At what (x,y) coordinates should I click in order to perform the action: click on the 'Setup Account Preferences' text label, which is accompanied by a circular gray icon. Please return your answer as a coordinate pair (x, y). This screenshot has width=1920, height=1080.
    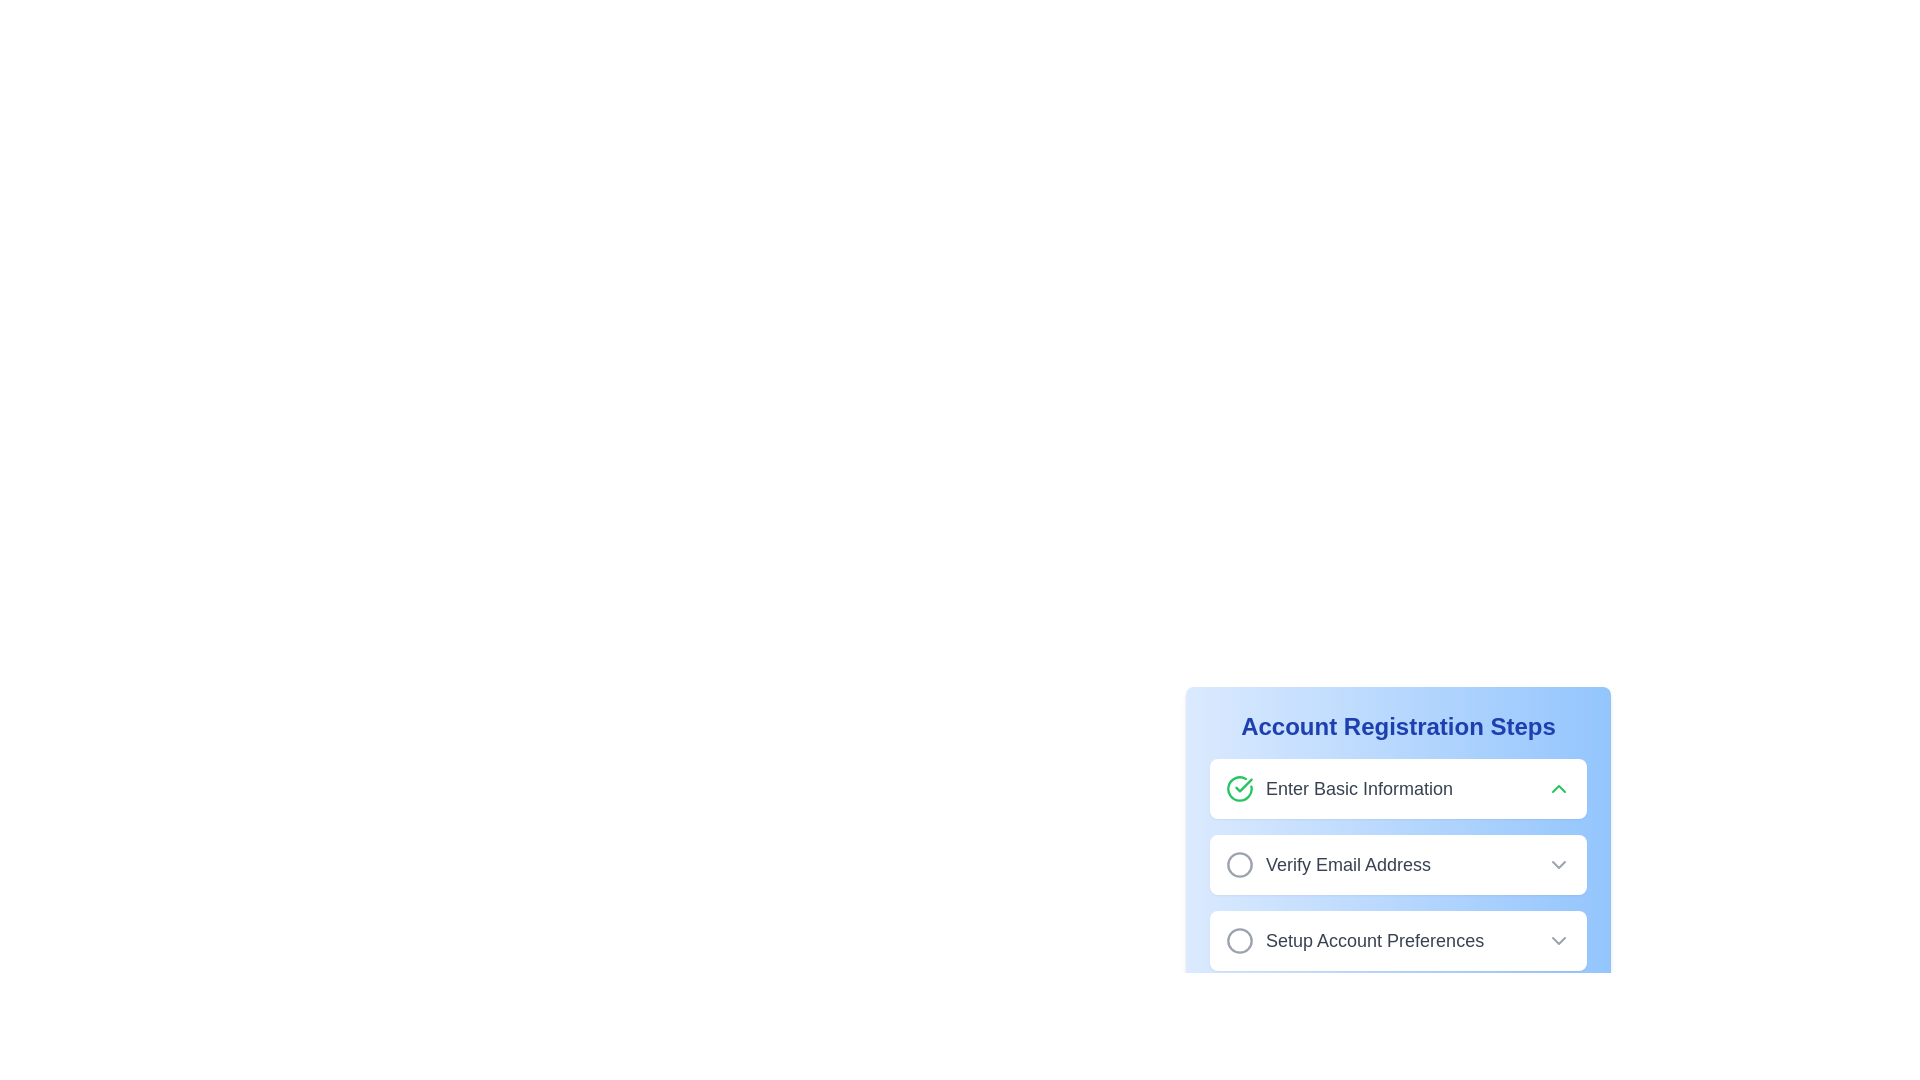
    Looking at the image, I should click on (1355, 941).